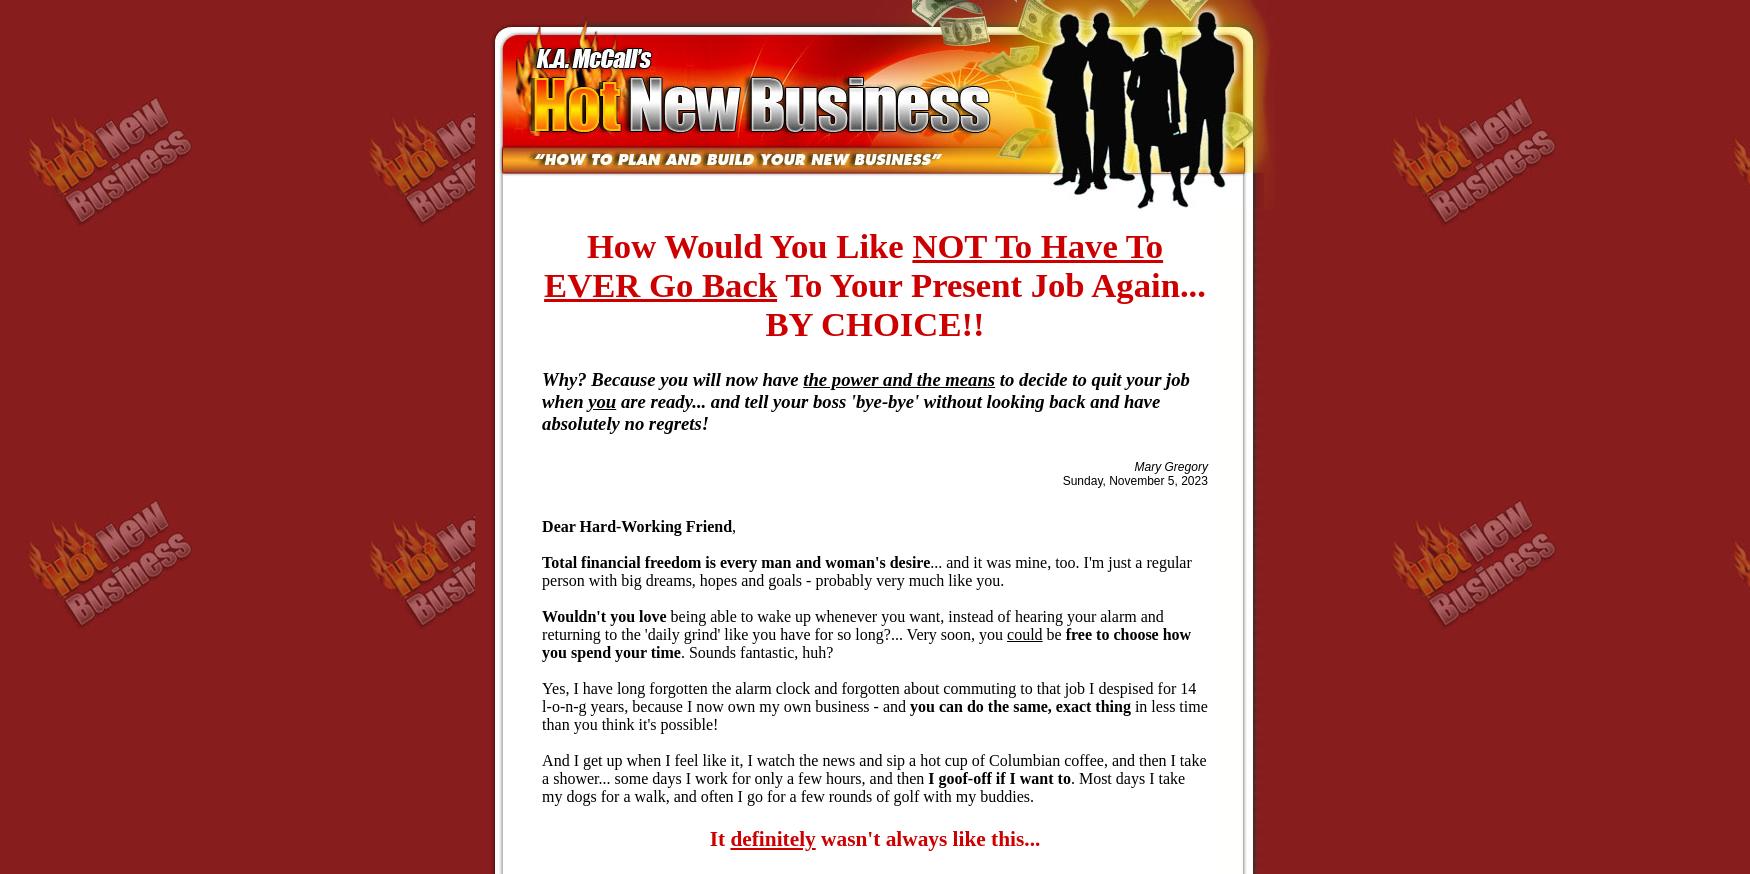 The width and height of the screenshot is (1750, 874). I want to click on 'to decide to quit your job when', so click(865, 389).